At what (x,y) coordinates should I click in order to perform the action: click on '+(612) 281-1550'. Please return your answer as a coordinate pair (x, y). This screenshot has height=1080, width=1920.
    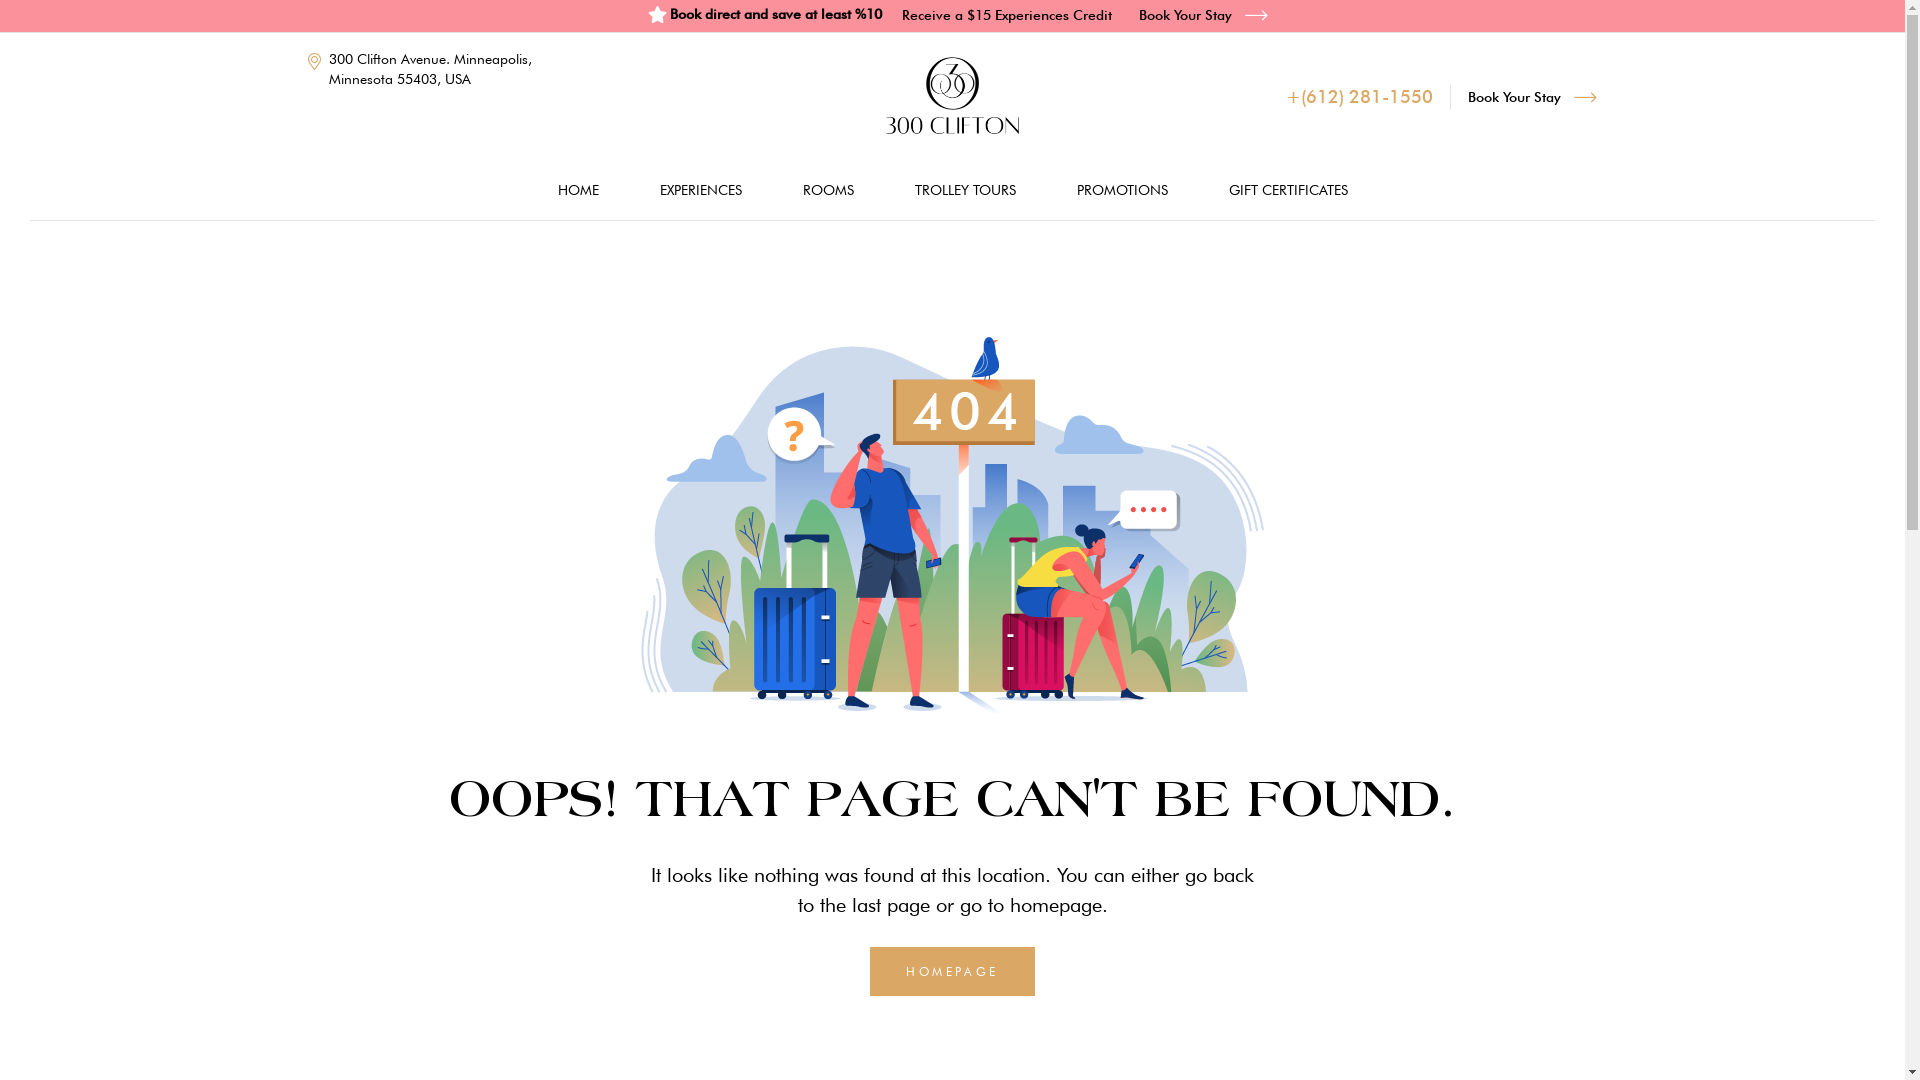
    Looking at the image, I should click on (1286, 96).